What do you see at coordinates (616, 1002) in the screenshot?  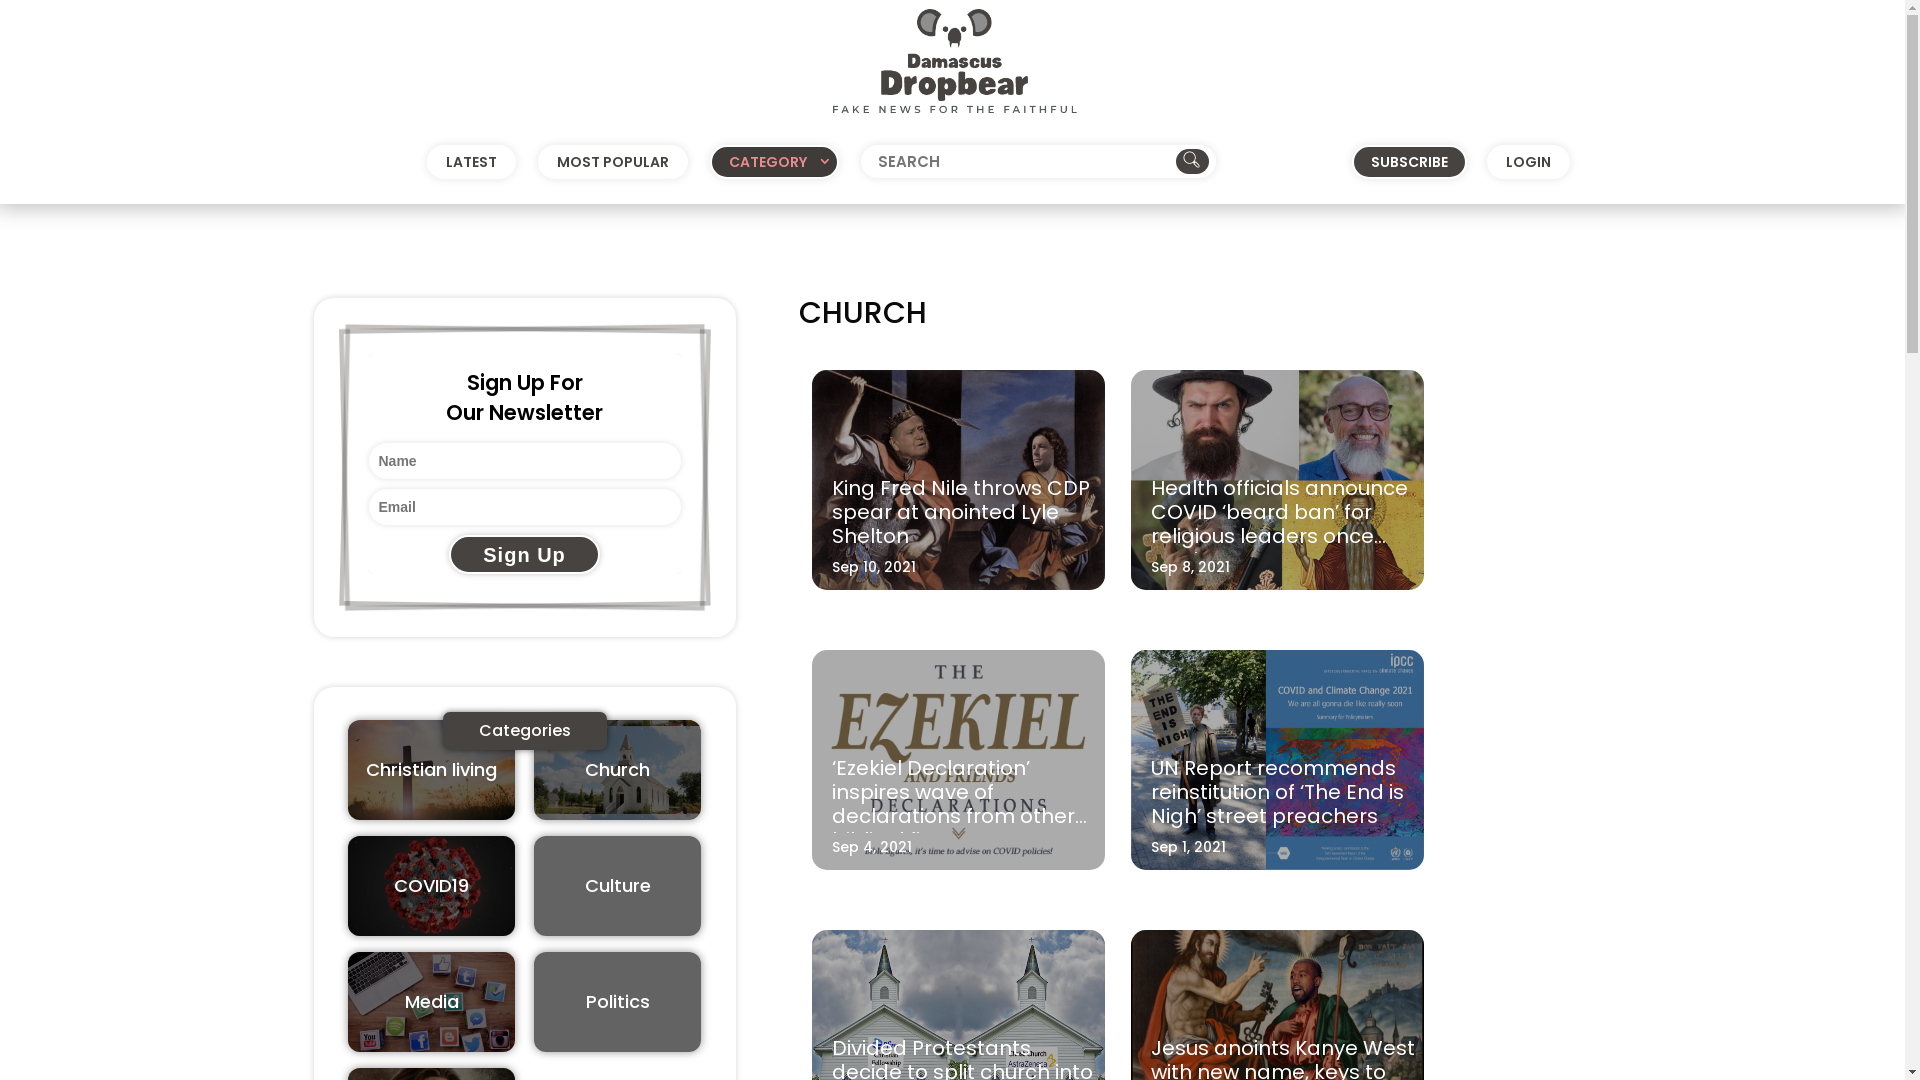 I see `'Politics'` at bounding box center [616, 1002].